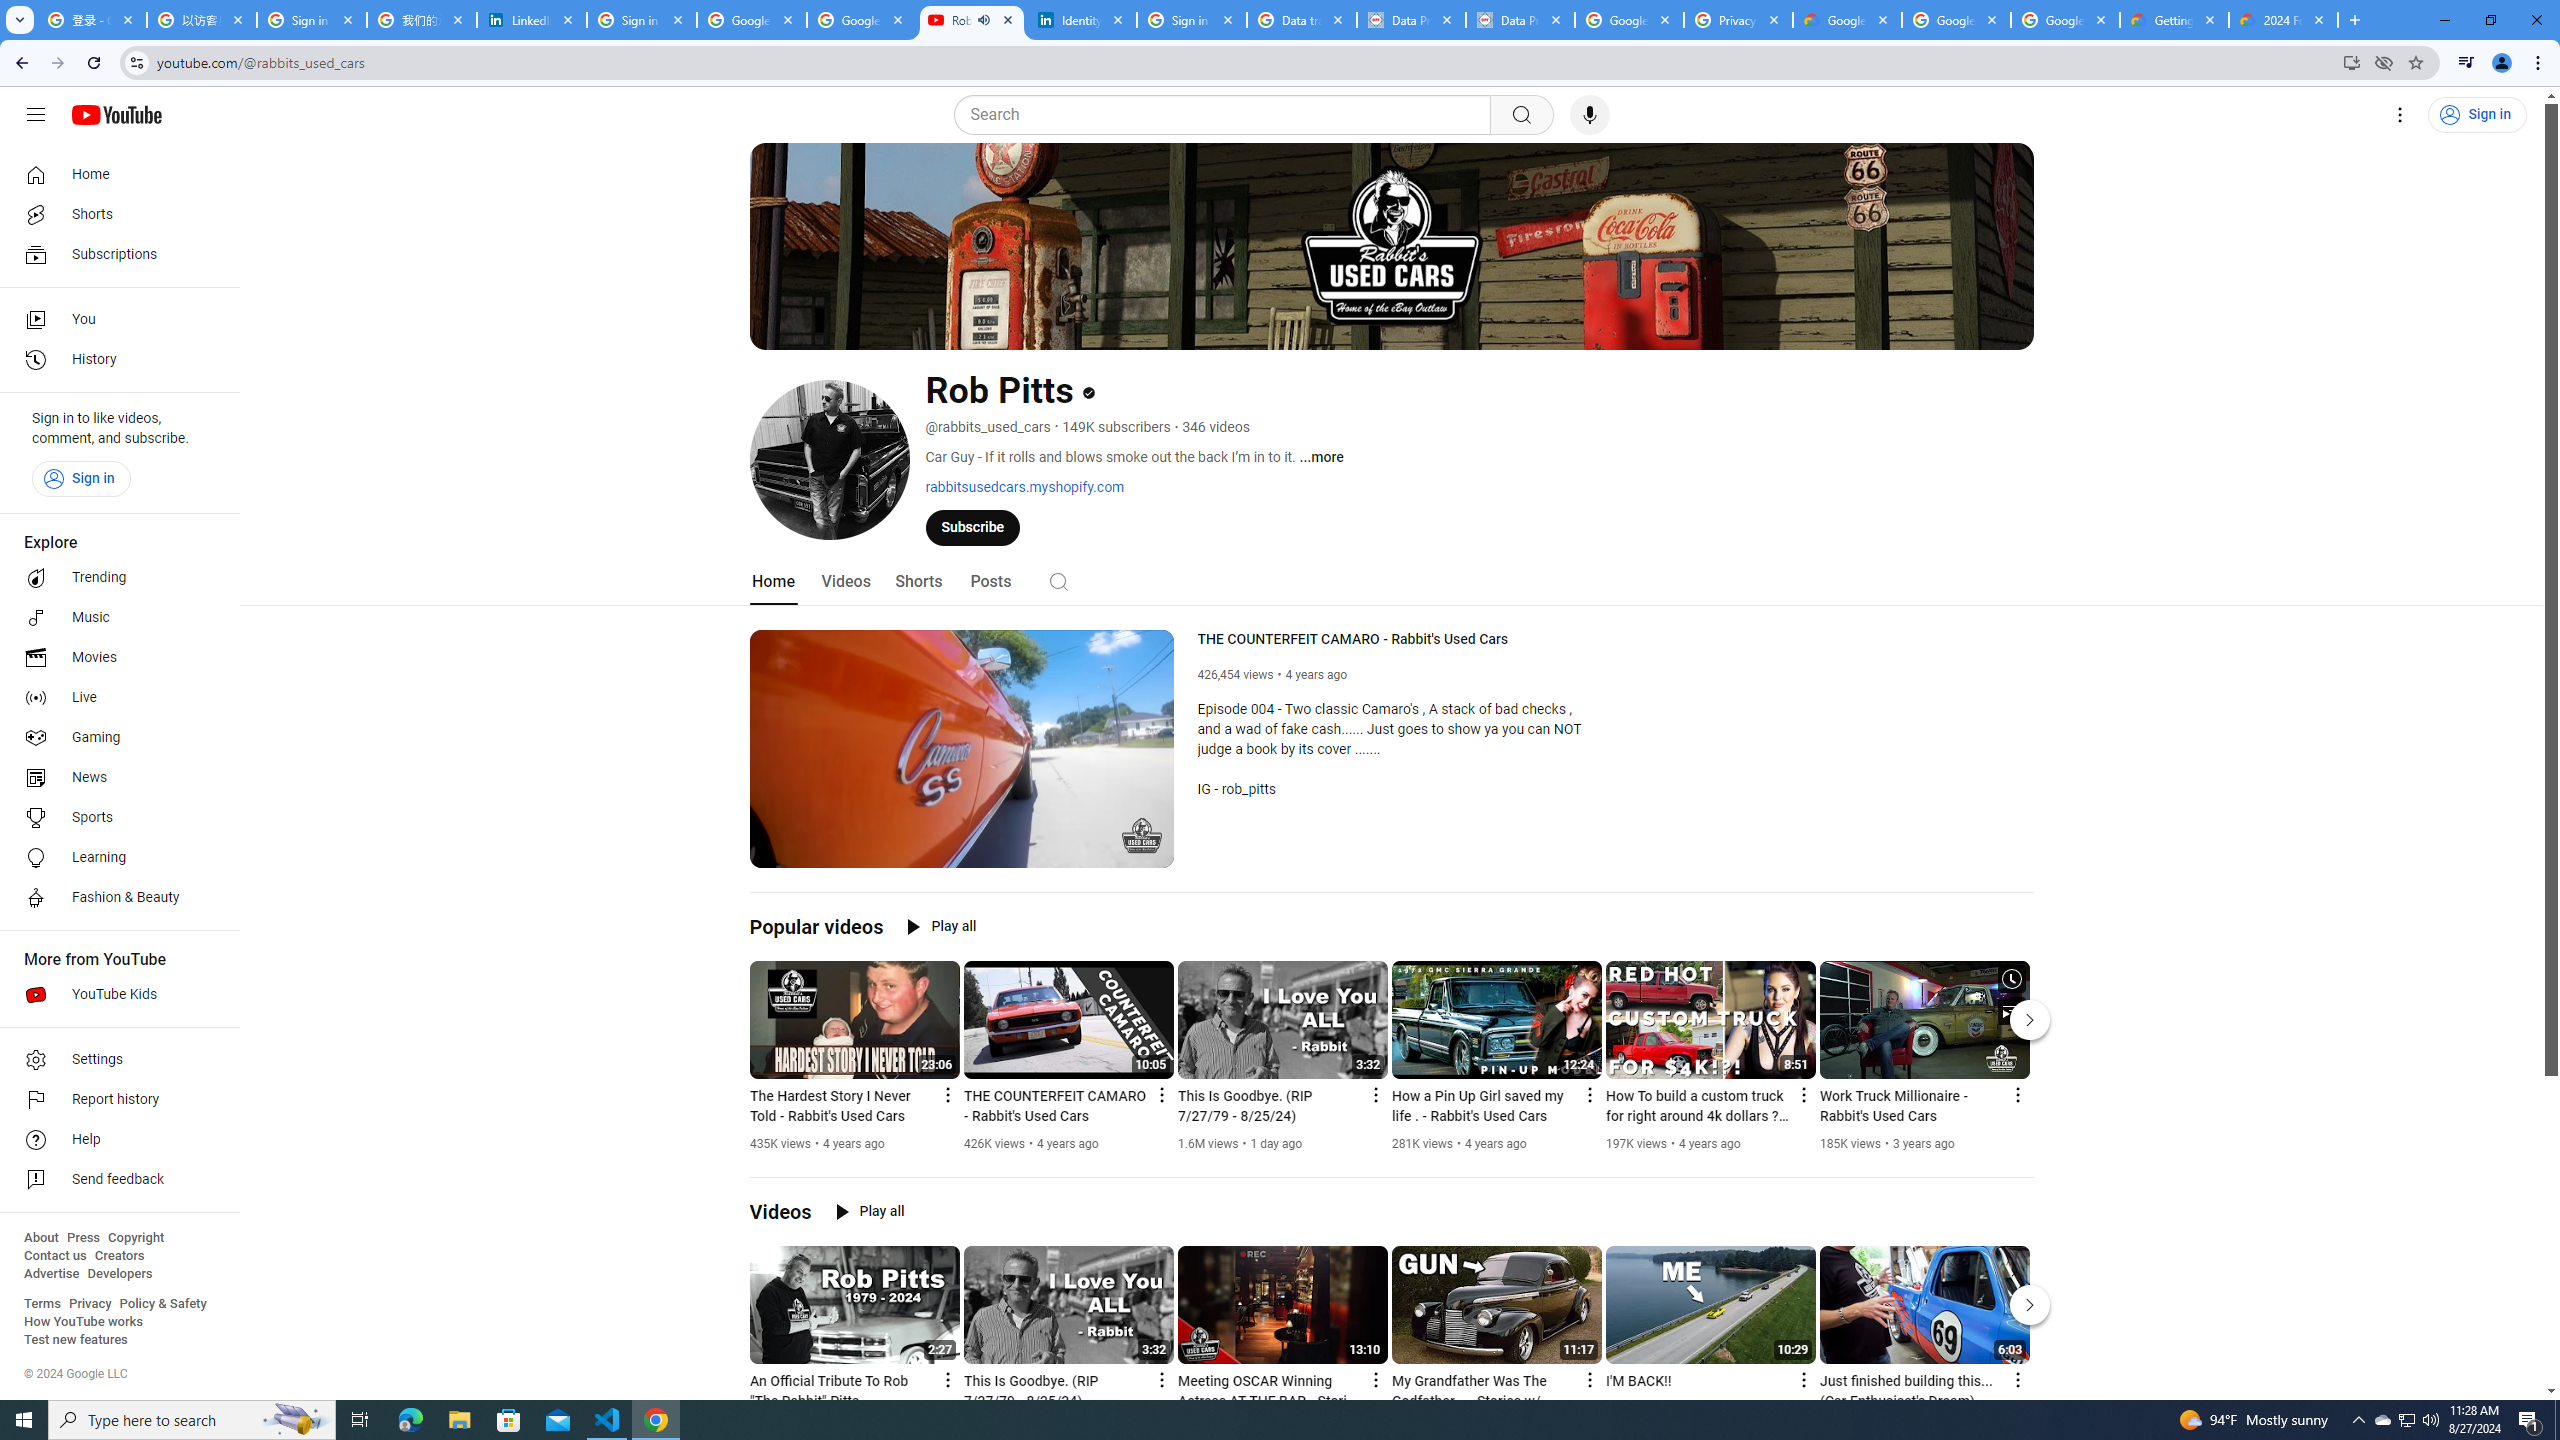 The image size is (2560, 1440). What do you see at coordinates (113, 658) in the screenshot?
I see `'Movies'` at bounding box center [113, 658].